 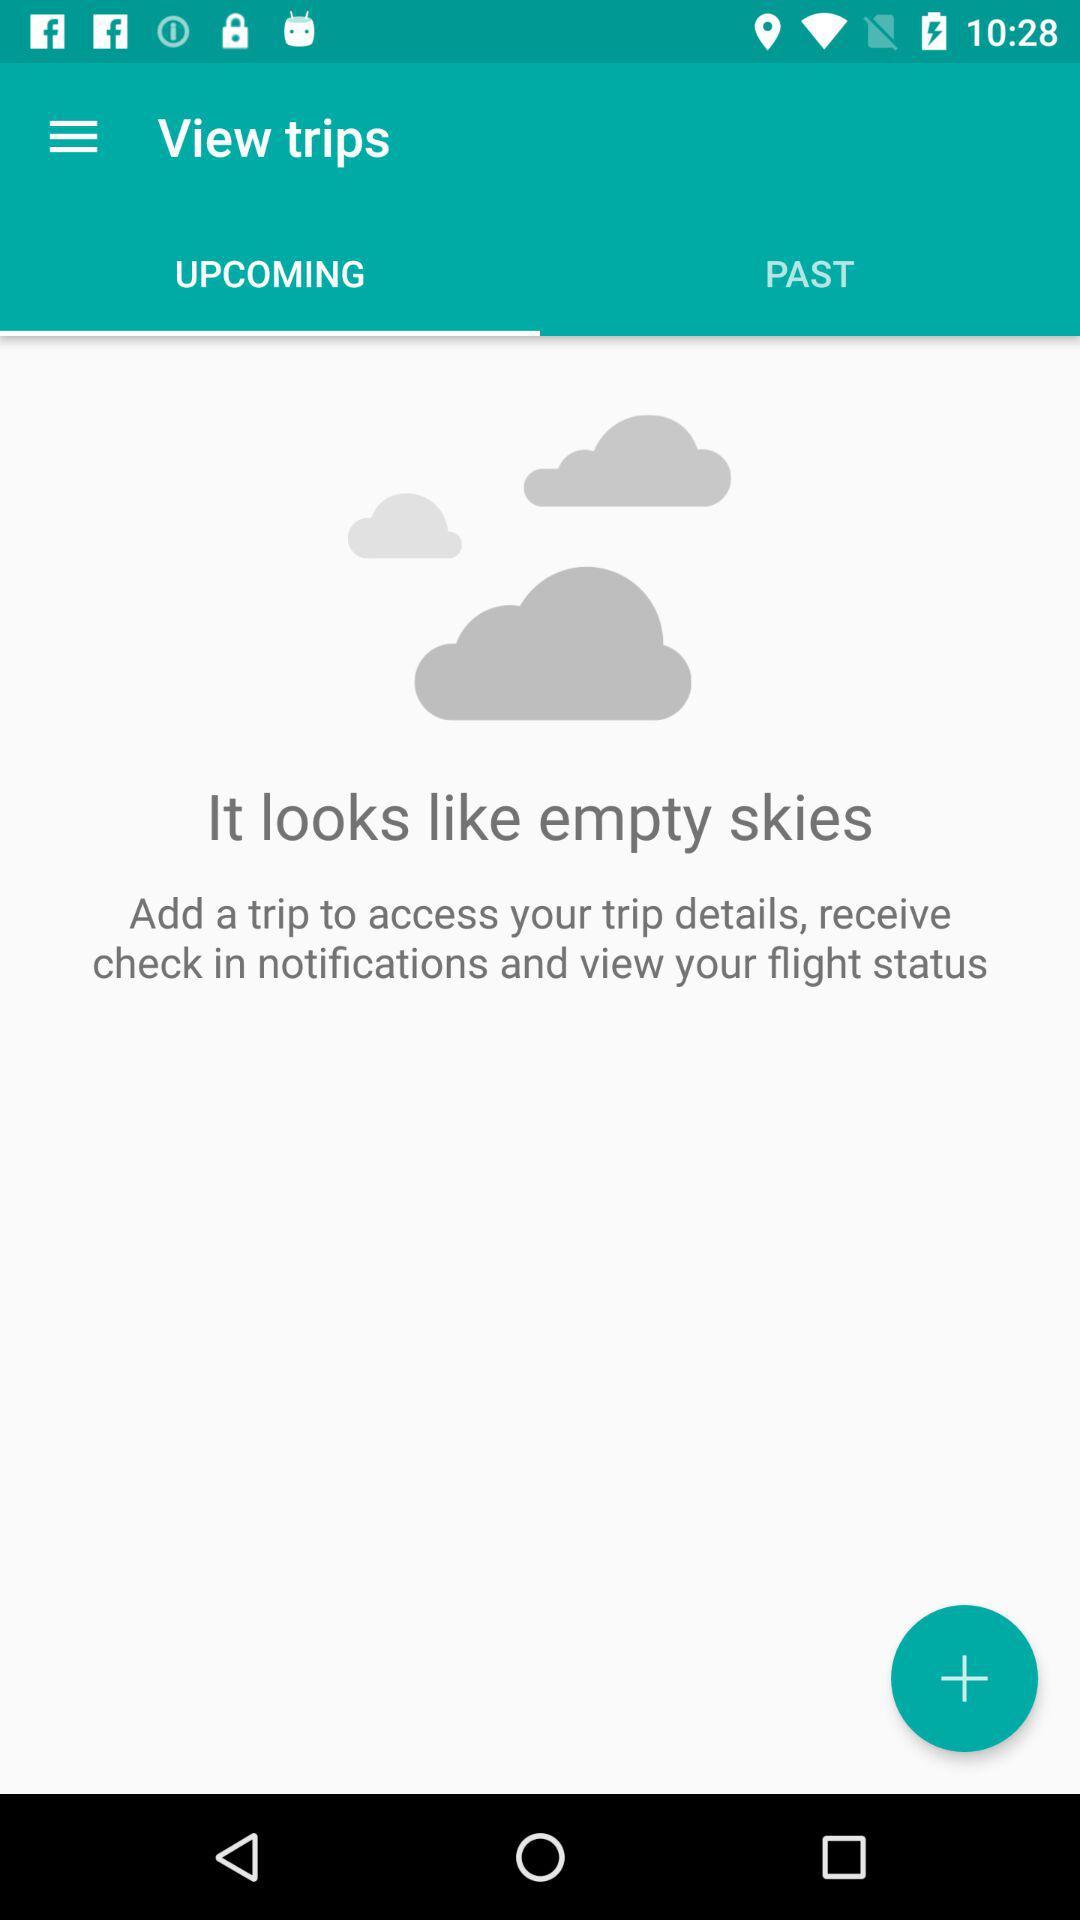 What do you see at coordinates (963, 1678) in the screenshot?
I see `trips` at bounding box center [963, 1678].